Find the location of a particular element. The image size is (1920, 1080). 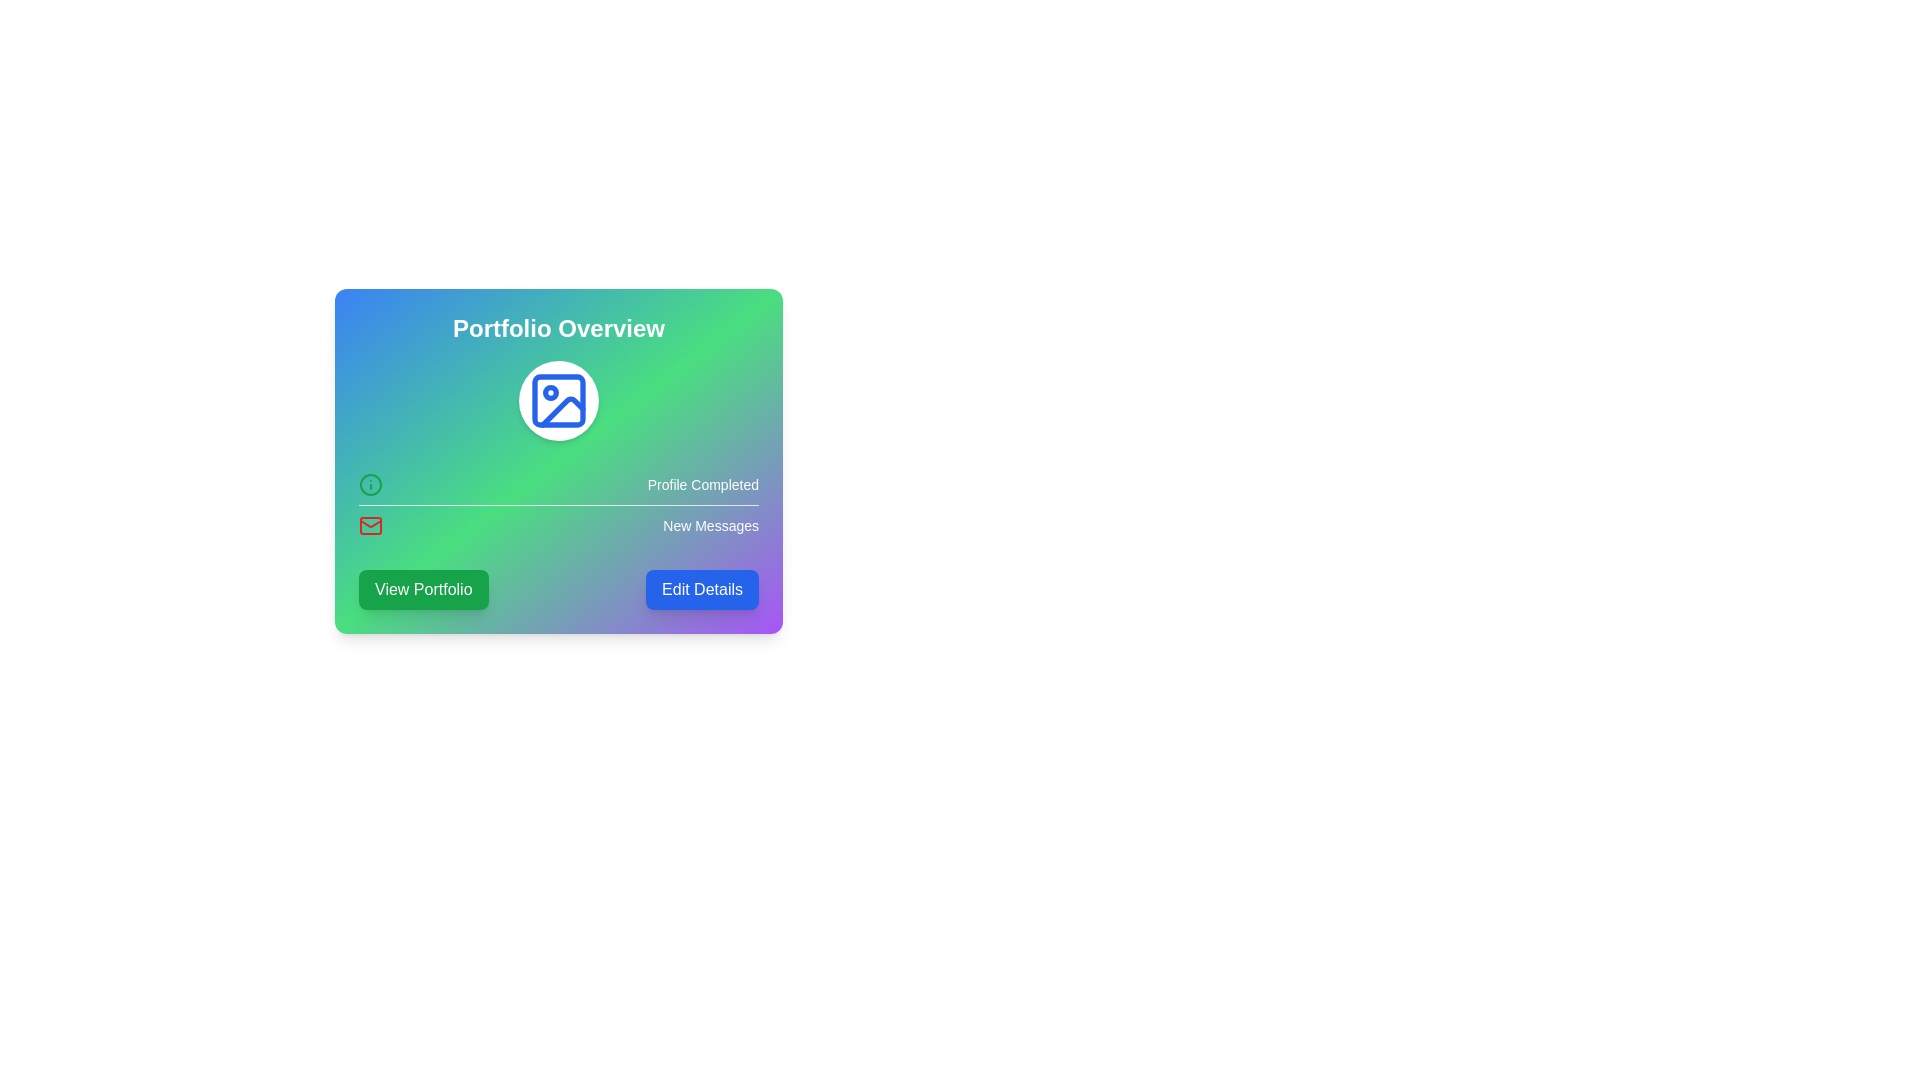

envelope icon's body component located in the left-central part of the card, positioned above the 'View Portfolio' button and below 'New Messages' is located at coordinates (370, 524).